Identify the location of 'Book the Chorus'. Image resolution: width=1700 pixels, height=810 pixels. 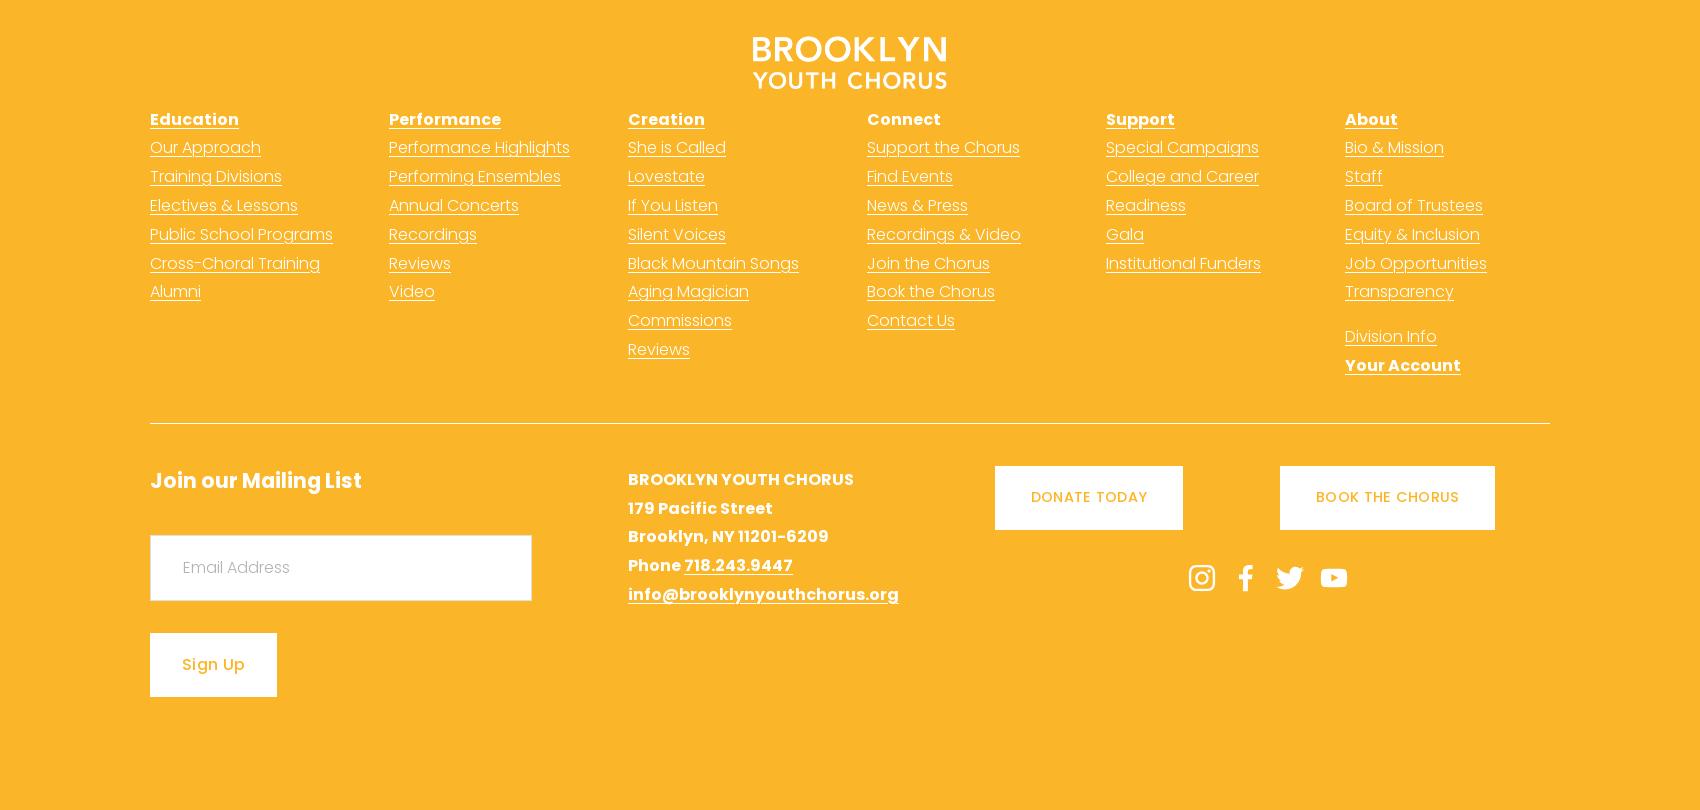
(930, 290).